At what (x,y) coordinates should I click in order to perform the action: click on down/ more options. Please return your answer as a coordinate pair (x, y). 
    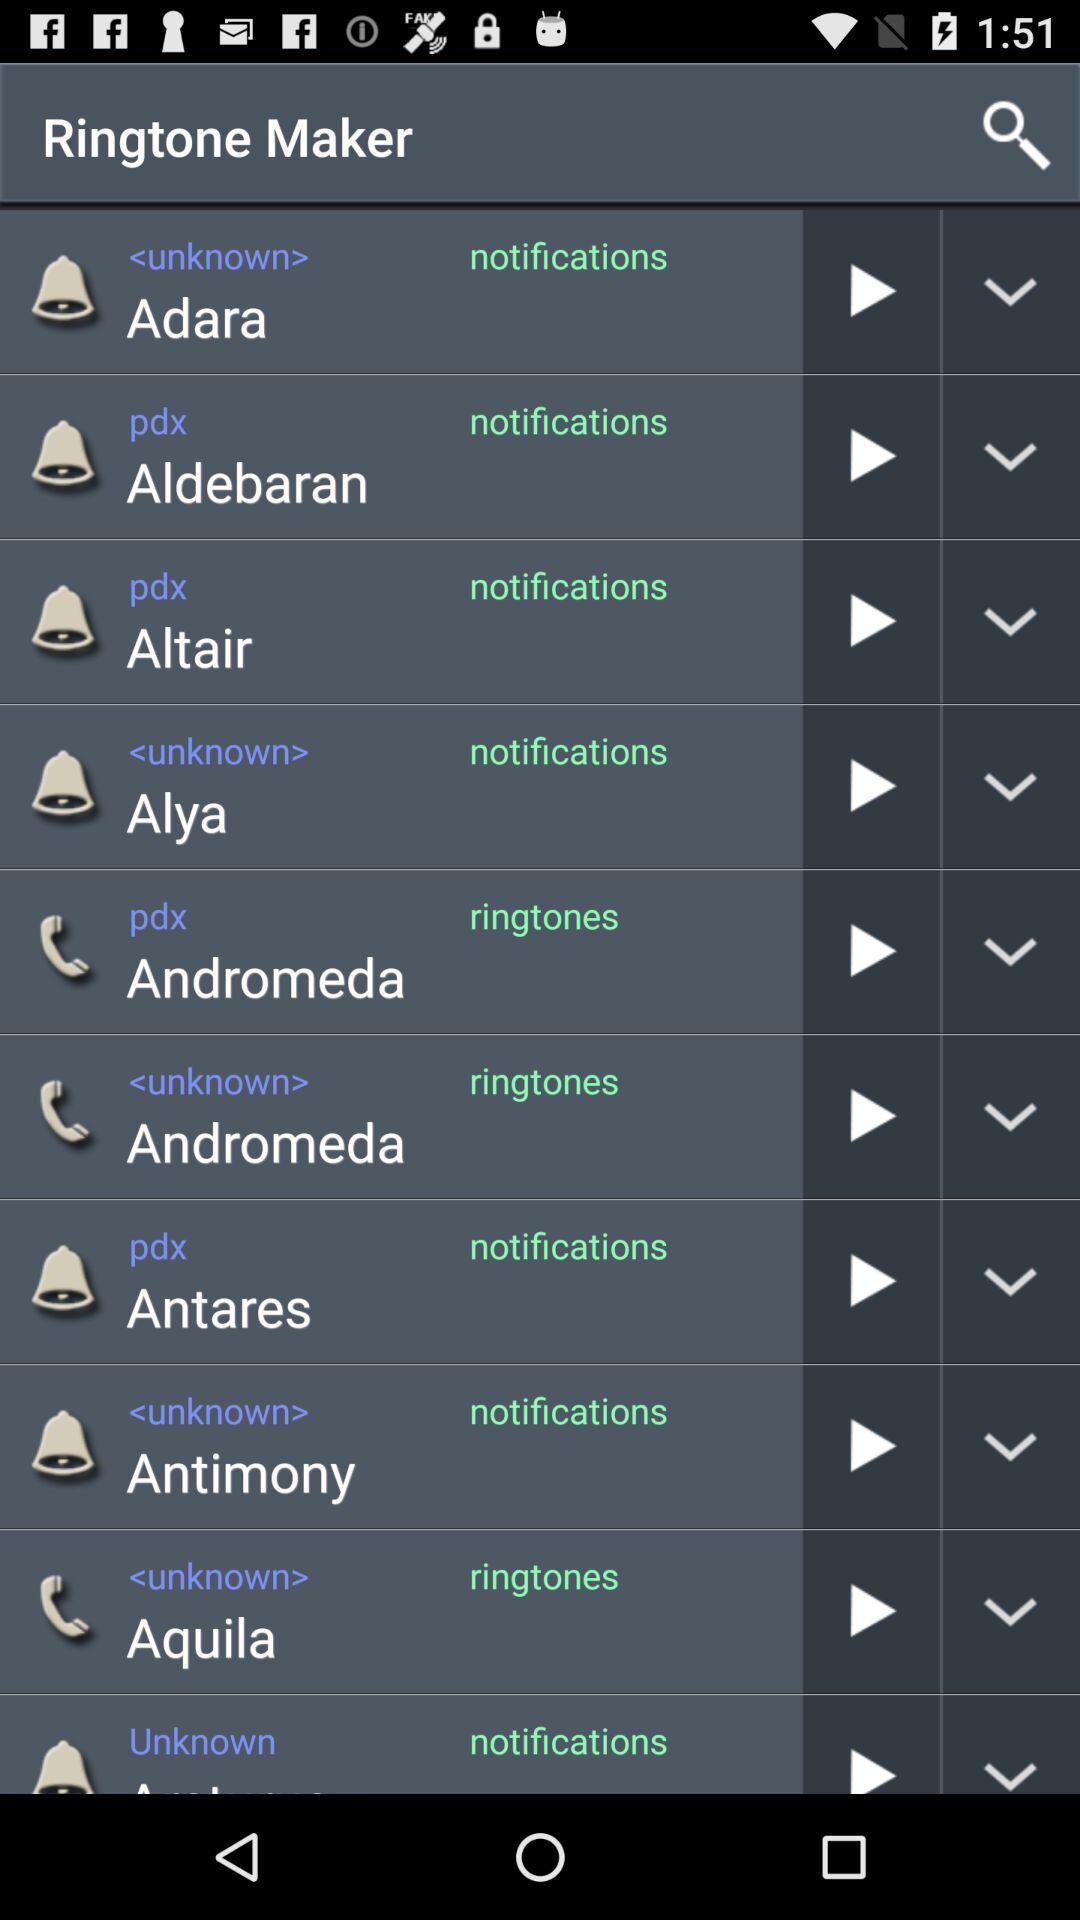
    Looking at the image, I should click on (1011, 1281).